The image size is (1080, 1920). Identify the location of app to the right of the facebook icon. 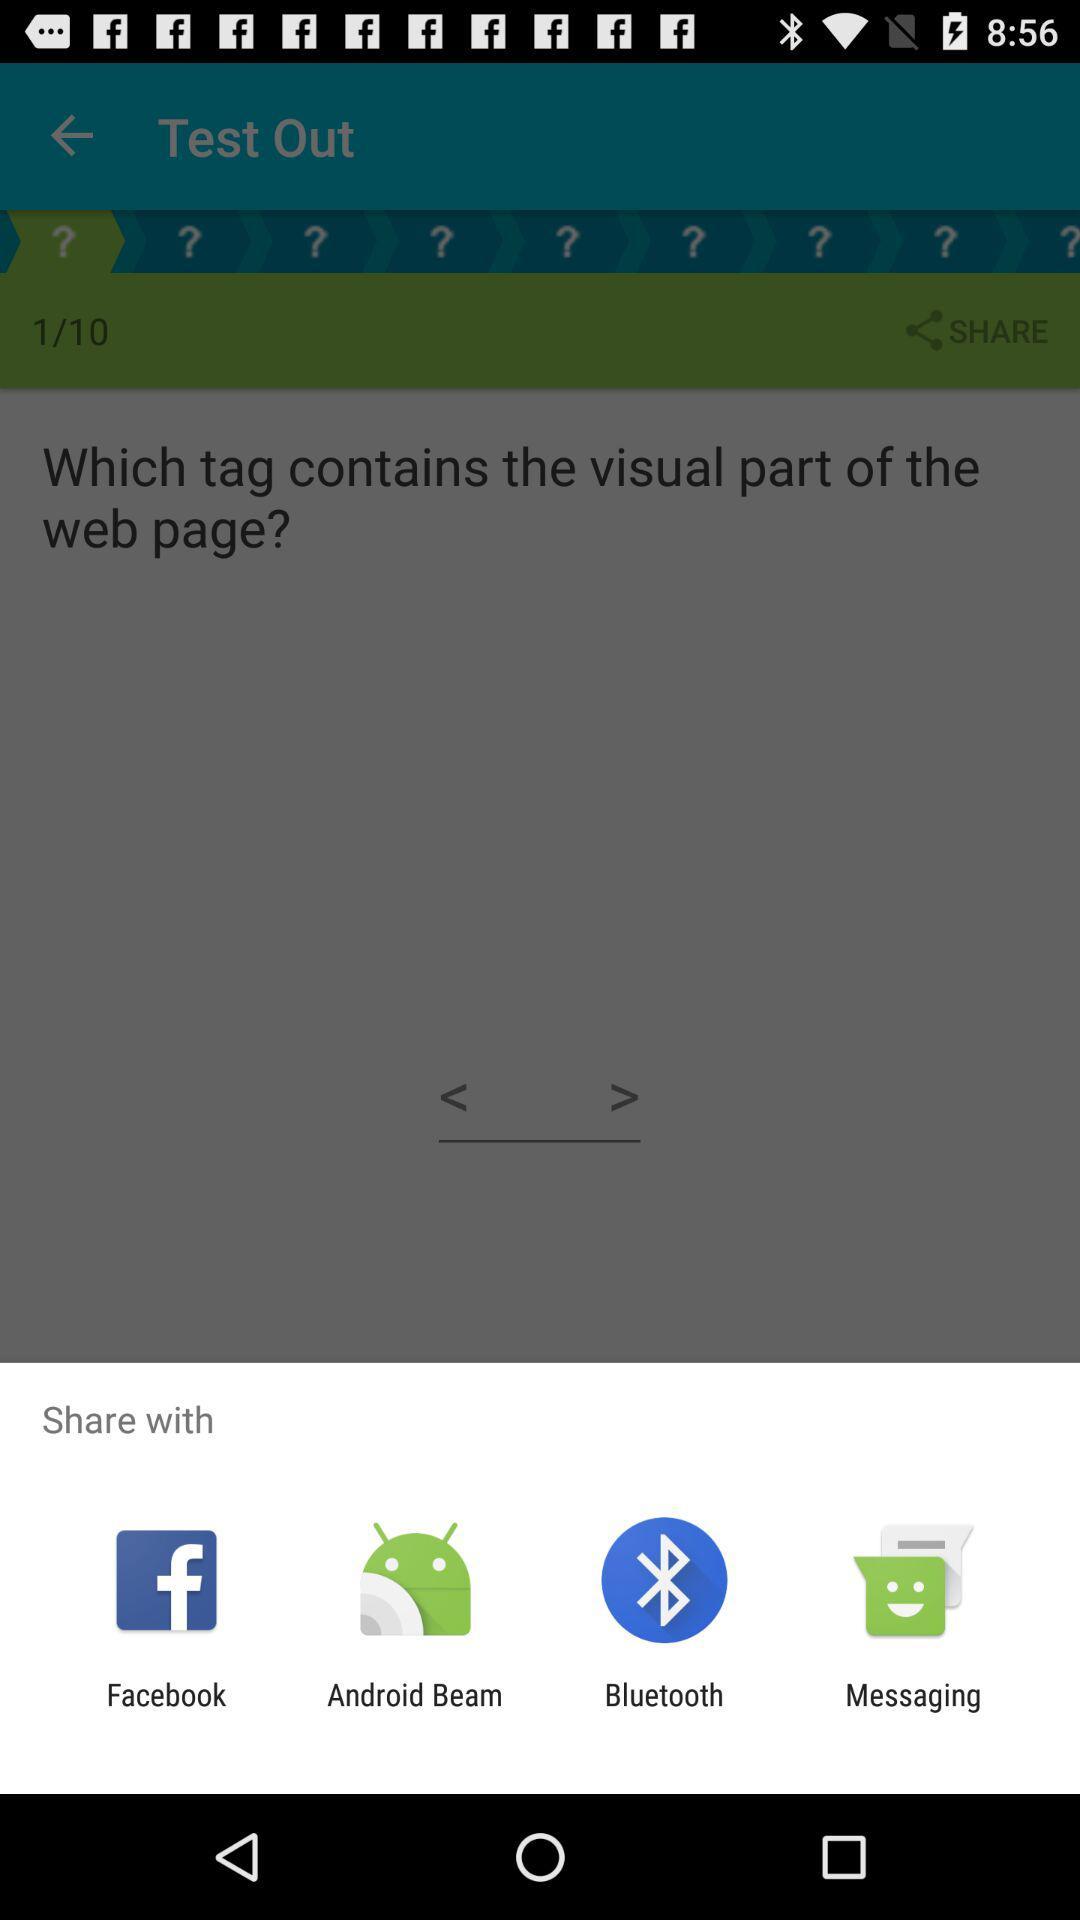
(414, 1711).